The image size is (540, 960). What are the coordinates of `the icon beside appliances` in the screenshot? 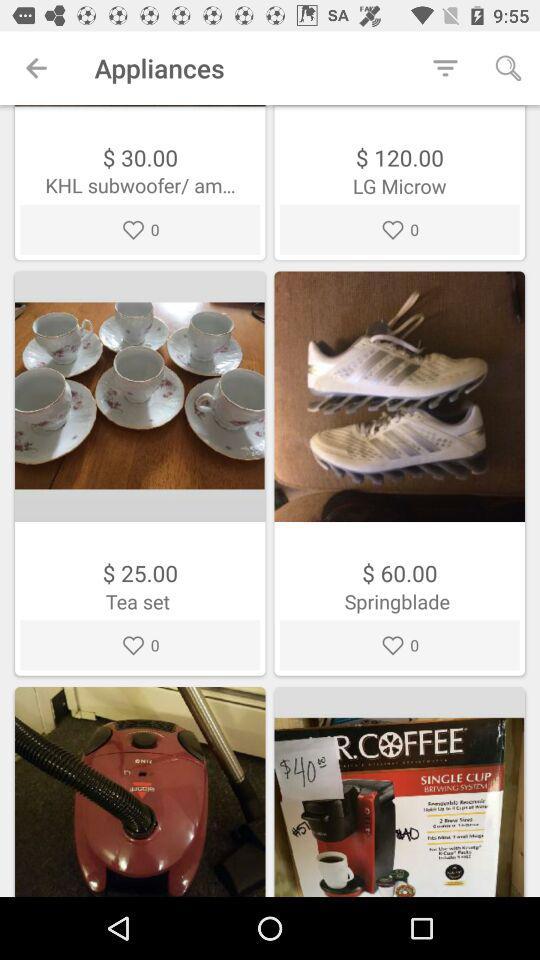 It's located at (445, 68).